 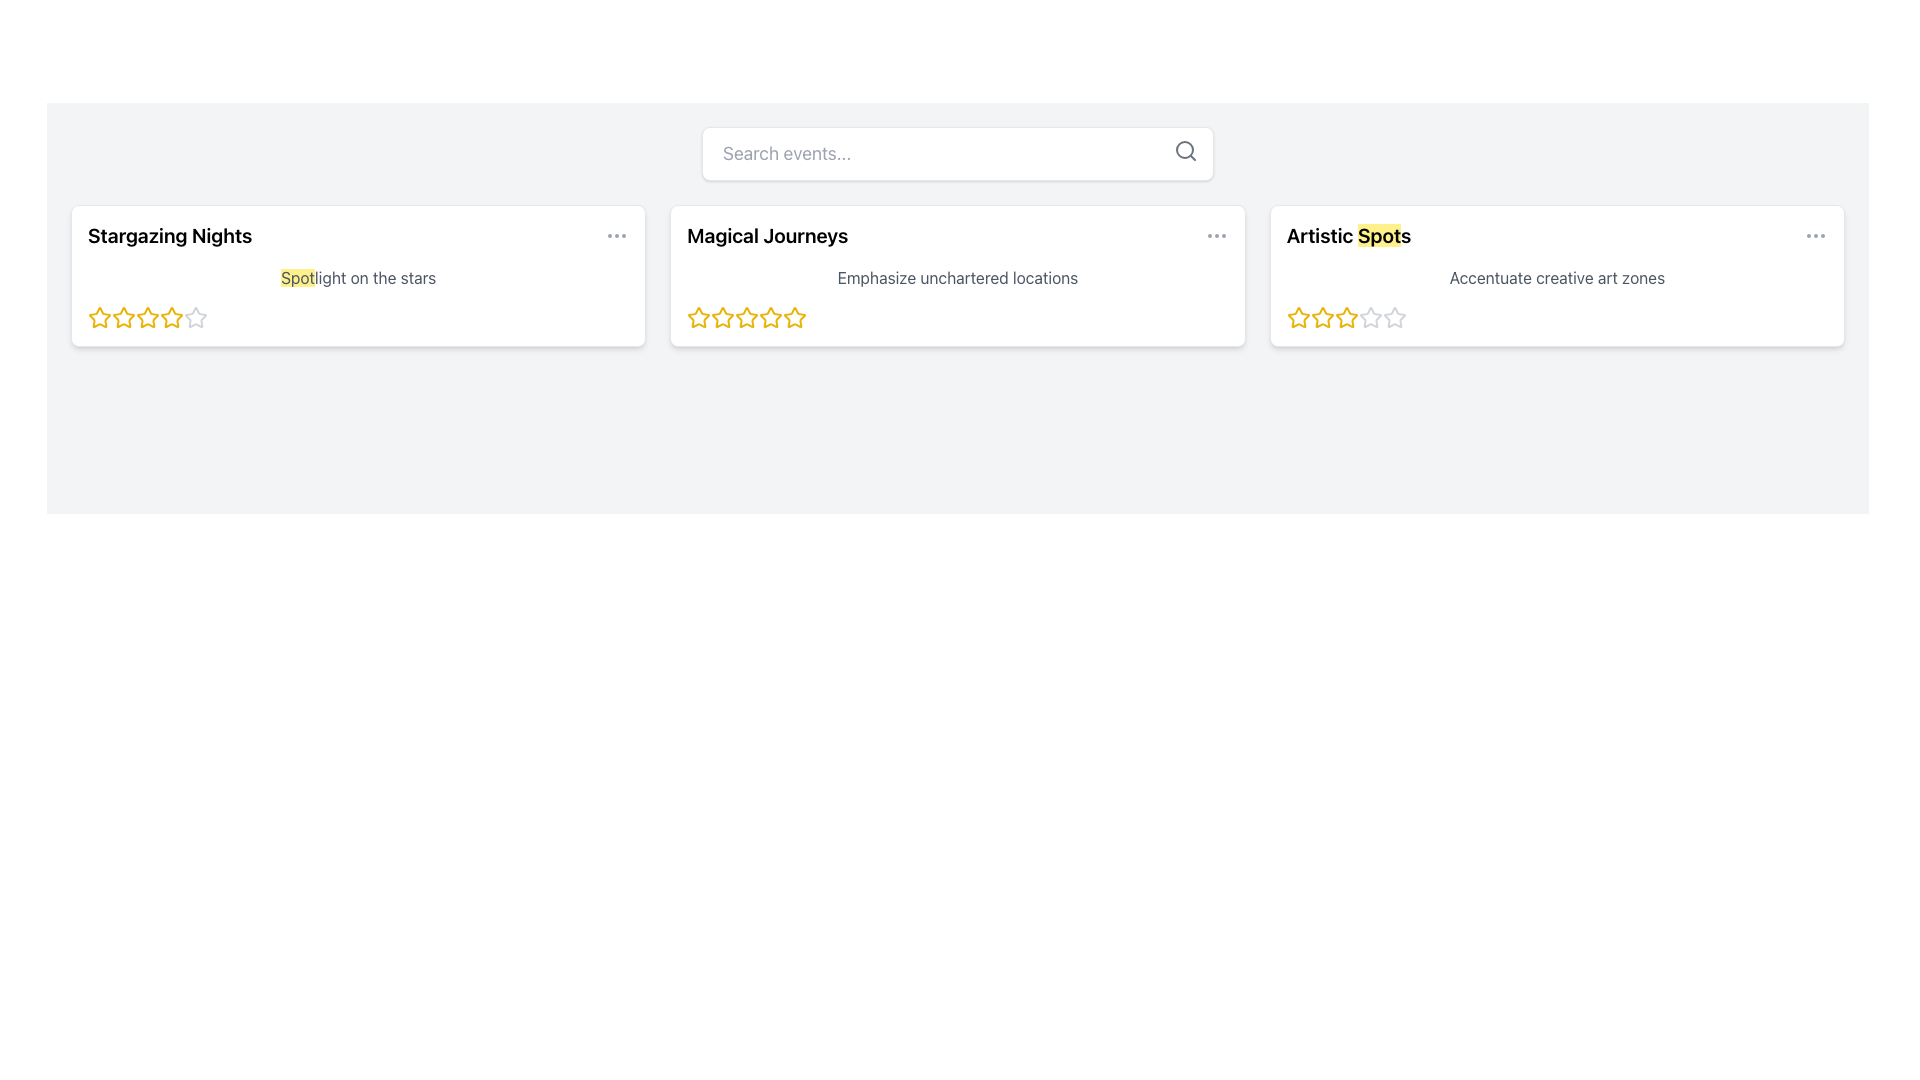 I want to click on the small black text character located to the right of the word 'Spot' in the title 'Artistic Spots', so click(x=1405, y=234).